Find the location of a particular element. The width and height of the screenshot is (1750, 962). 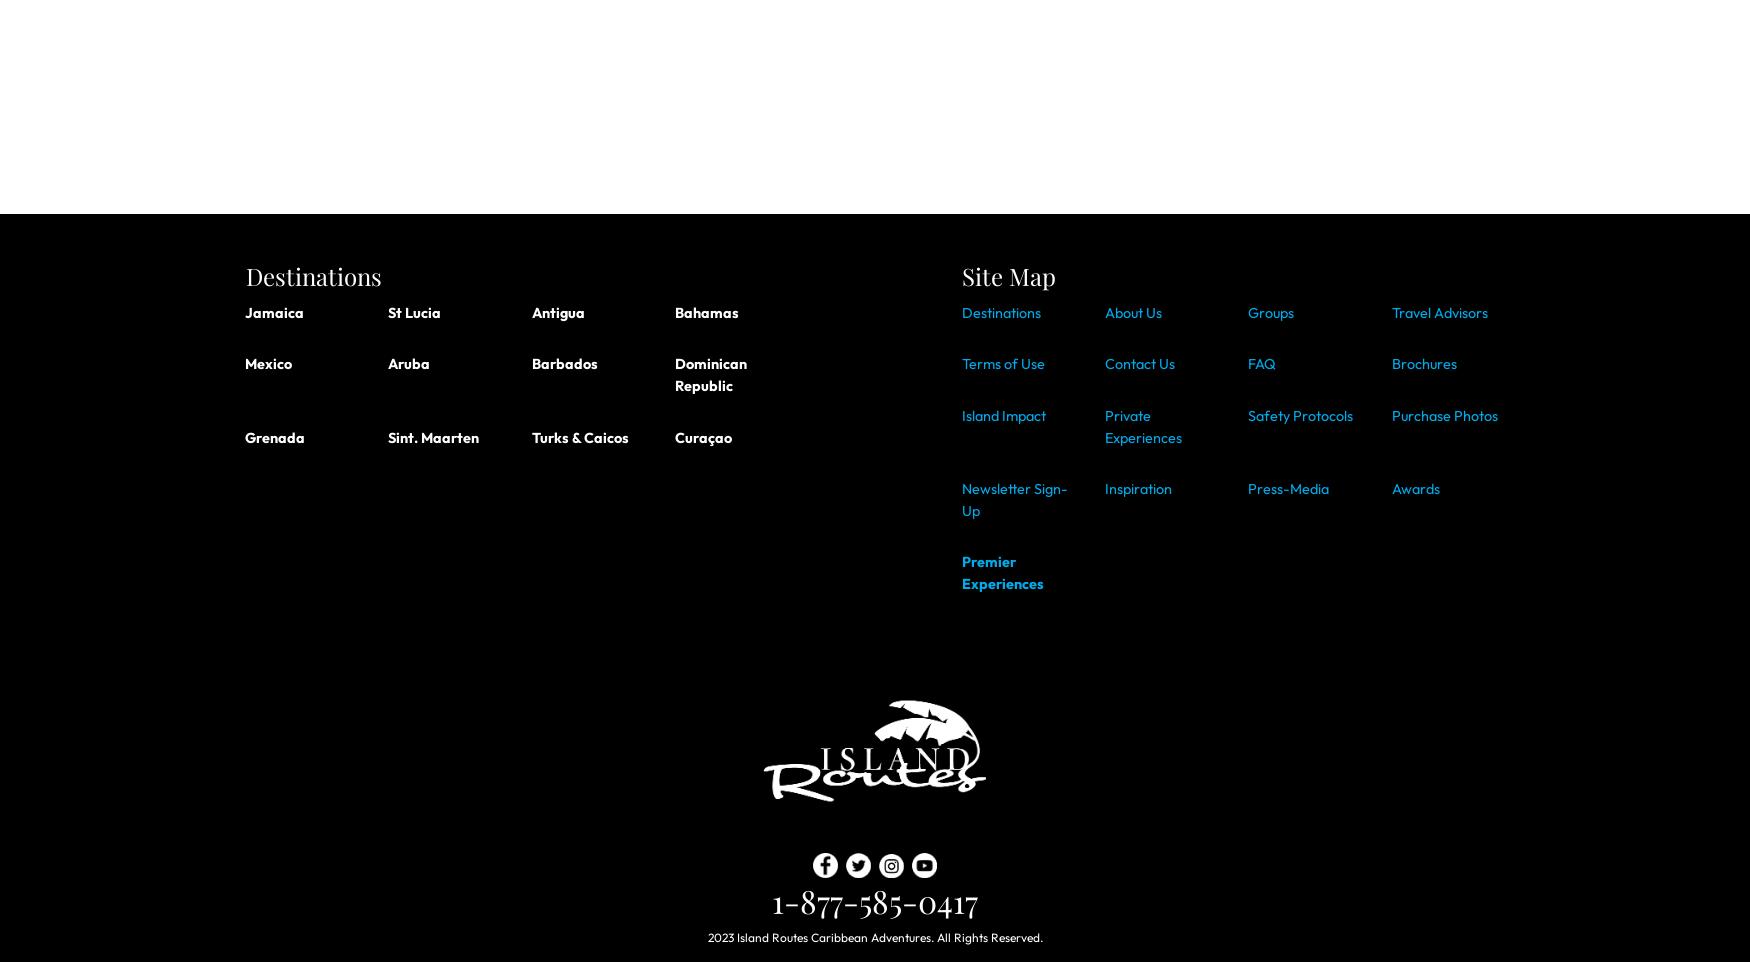

'Inspiration' is located at coordinates (1136, 487).